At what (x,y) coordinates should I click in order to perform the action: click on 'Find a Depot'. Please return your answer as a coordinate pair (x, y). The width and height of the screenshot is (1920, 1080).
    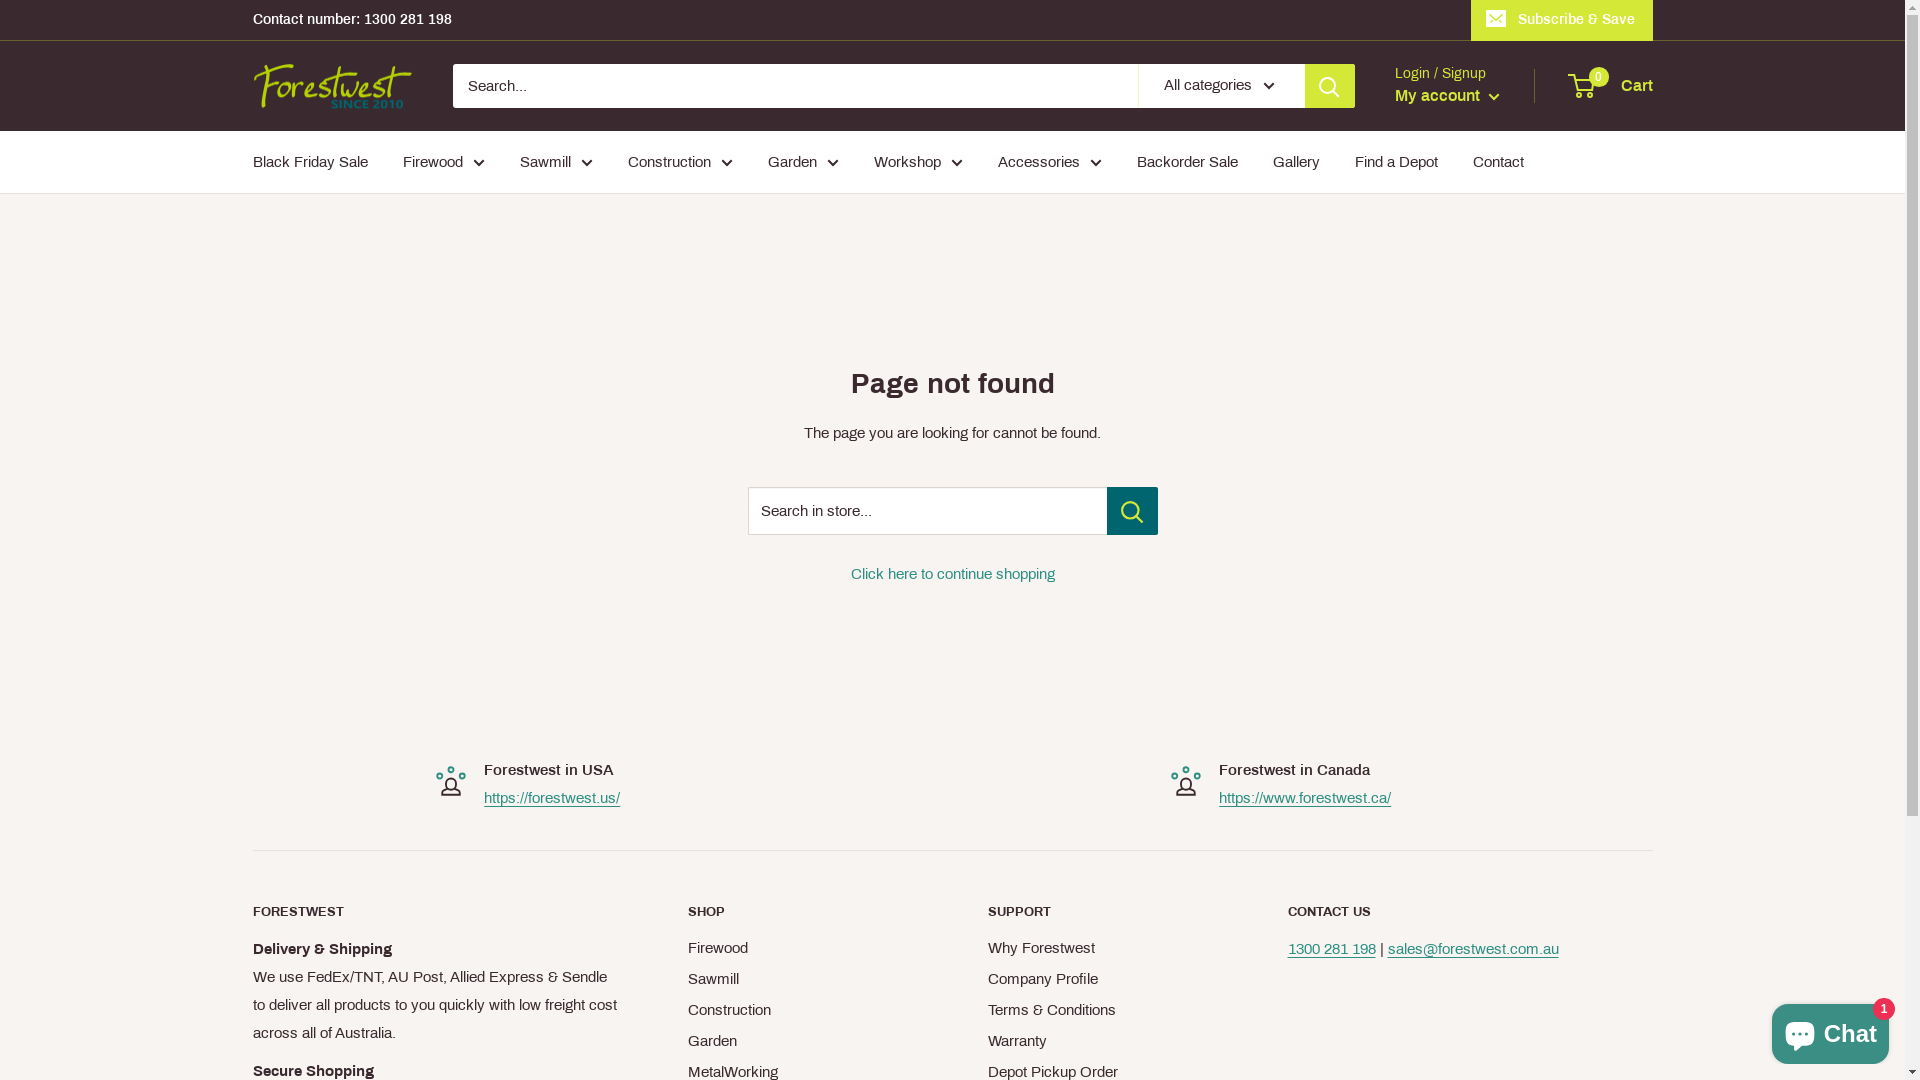
    Looking at the image, I should click on (1394, 161).